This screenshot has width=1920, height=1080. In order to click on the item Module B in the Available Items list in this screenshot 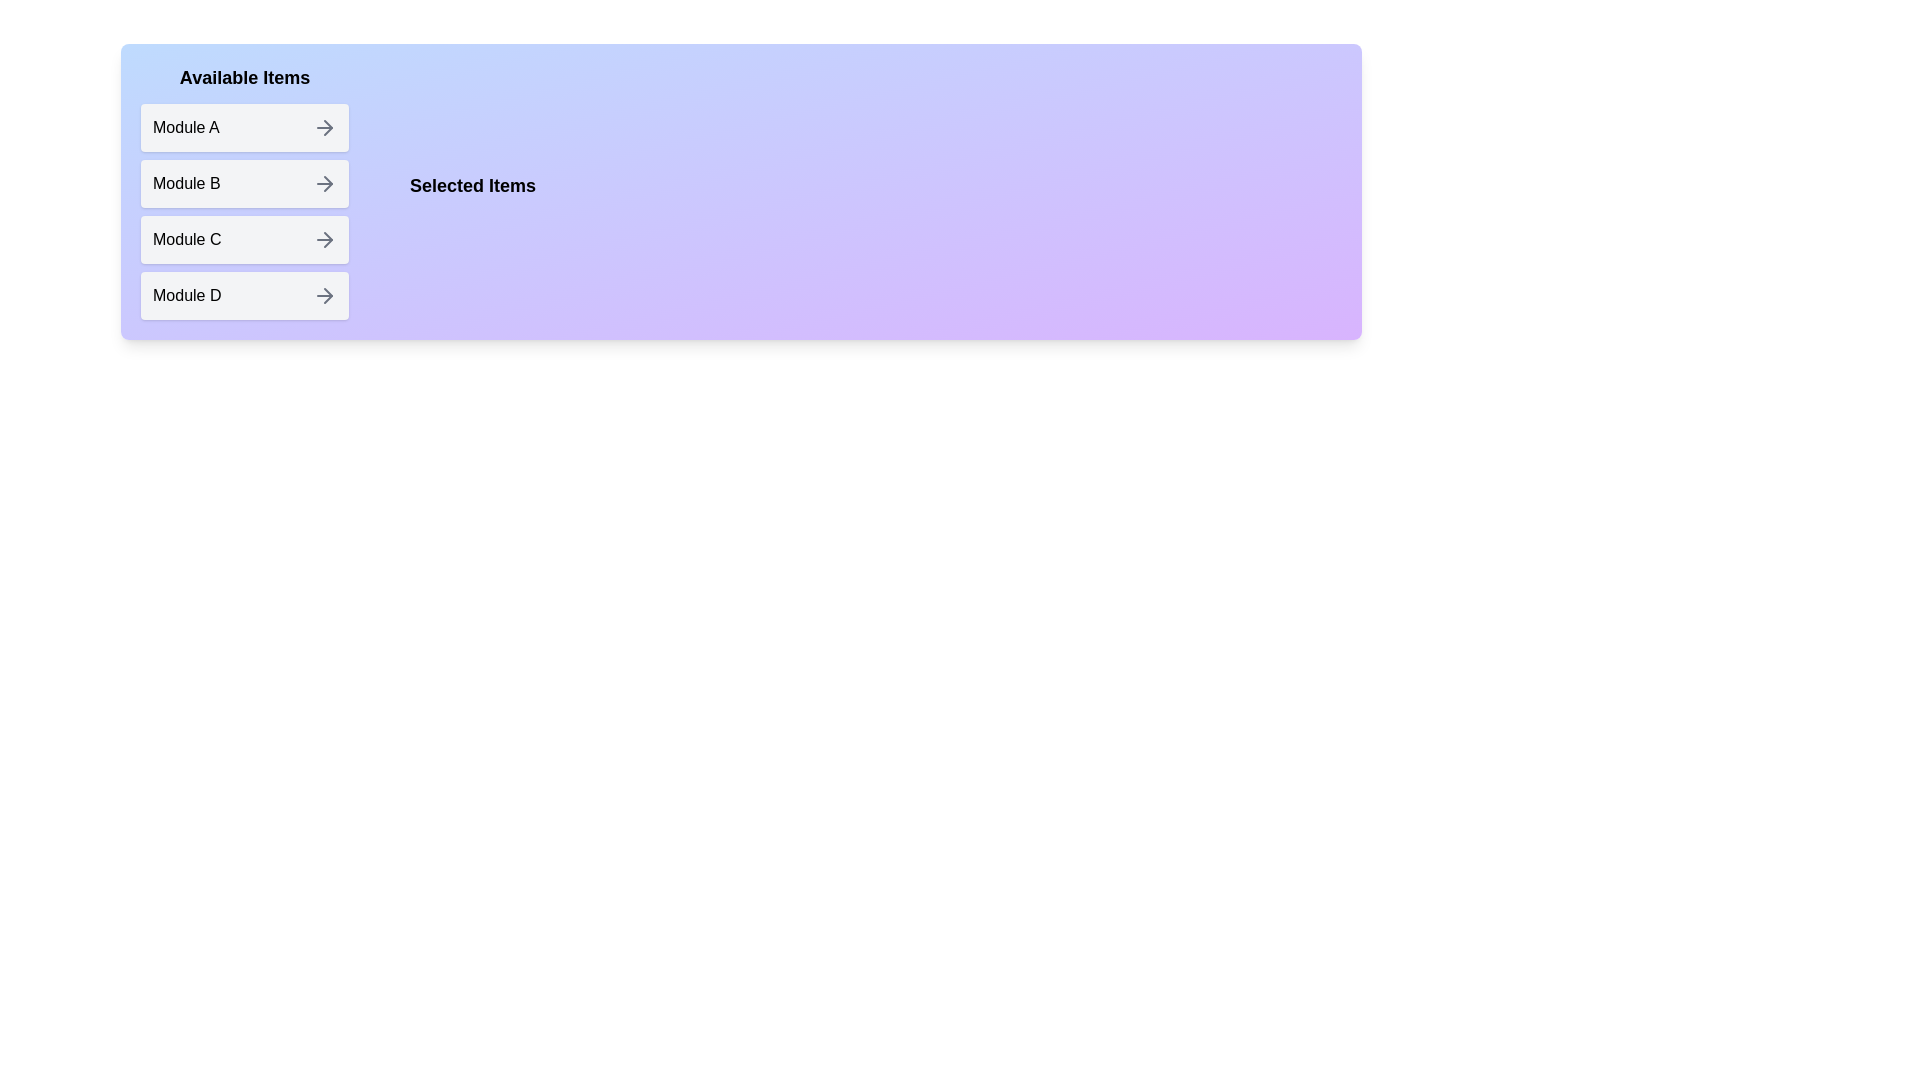, I will do `click(243, 184)`.